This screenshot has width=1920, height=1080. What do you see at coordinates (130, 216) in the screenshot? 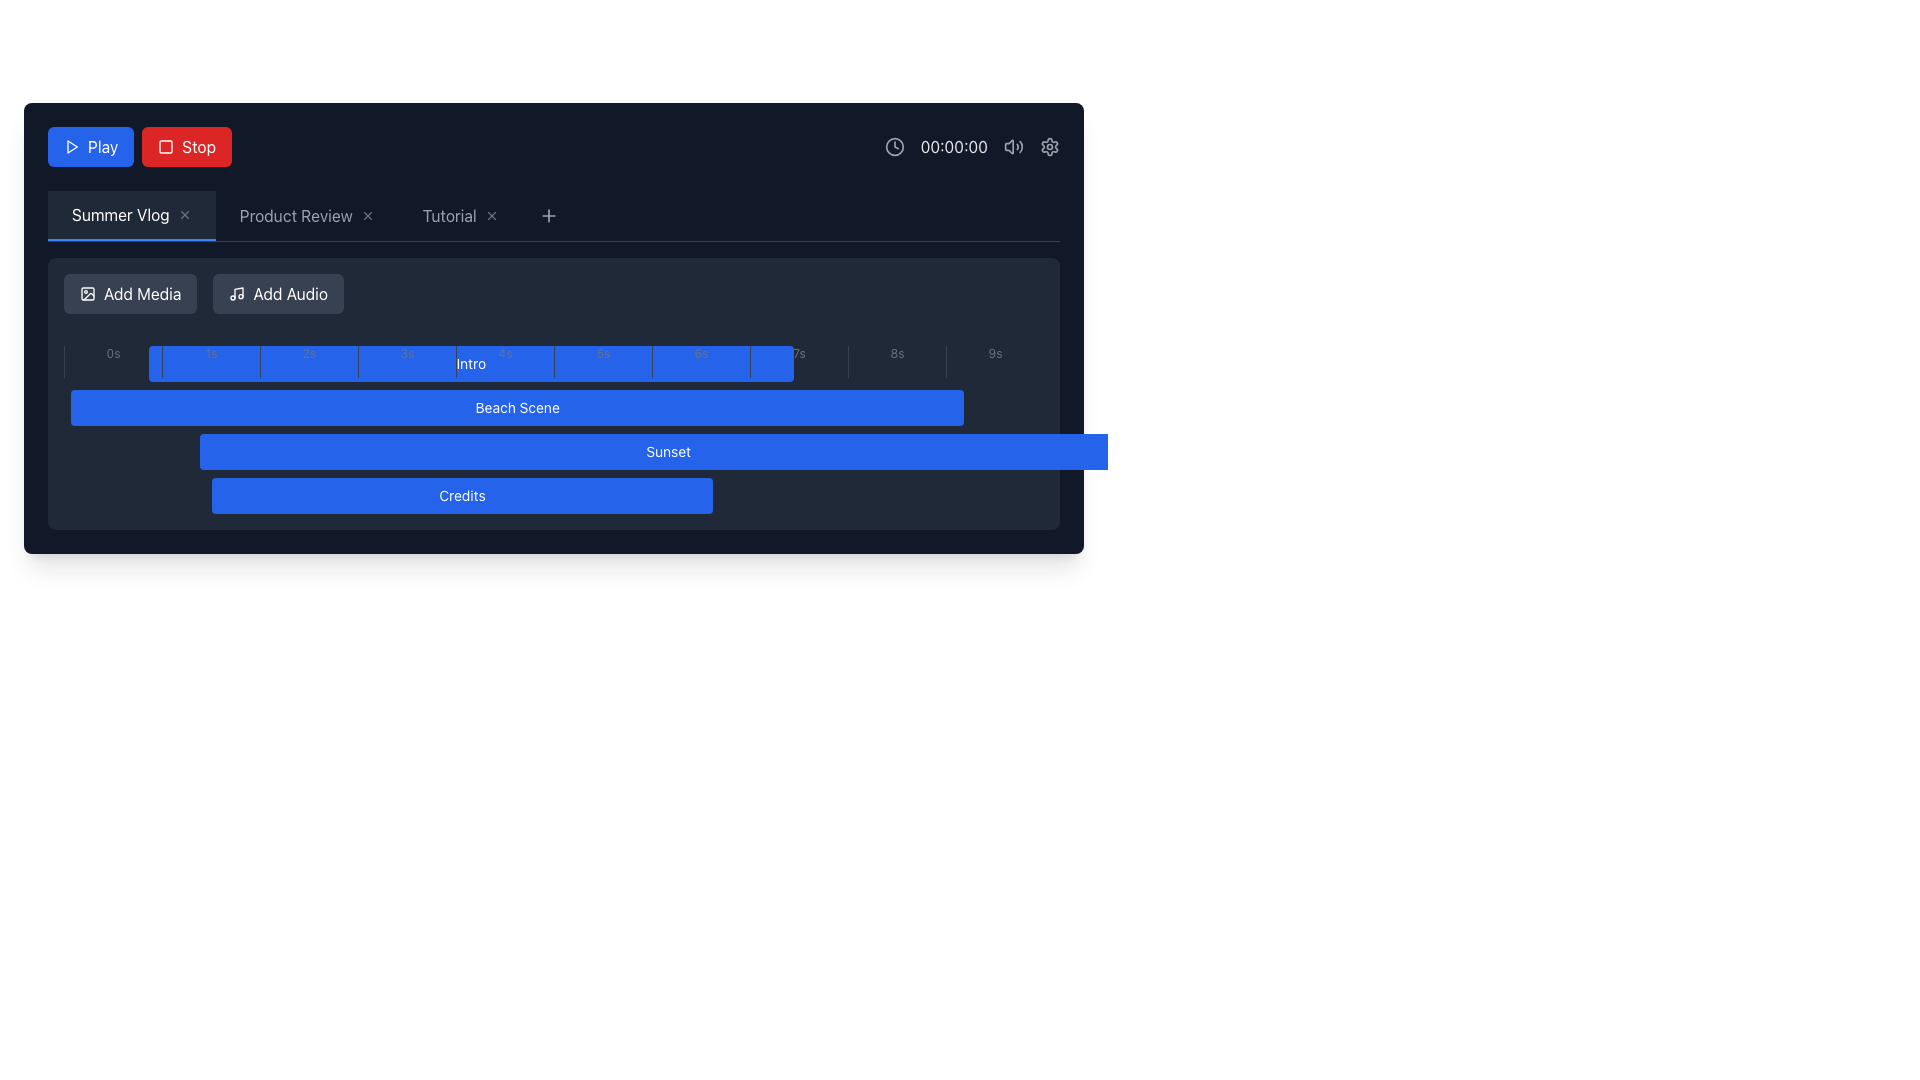
I see `the 'Summer Vlog' tab in the navigation bar to trigger a tooltip or style change` at bounding box center [130, 216].